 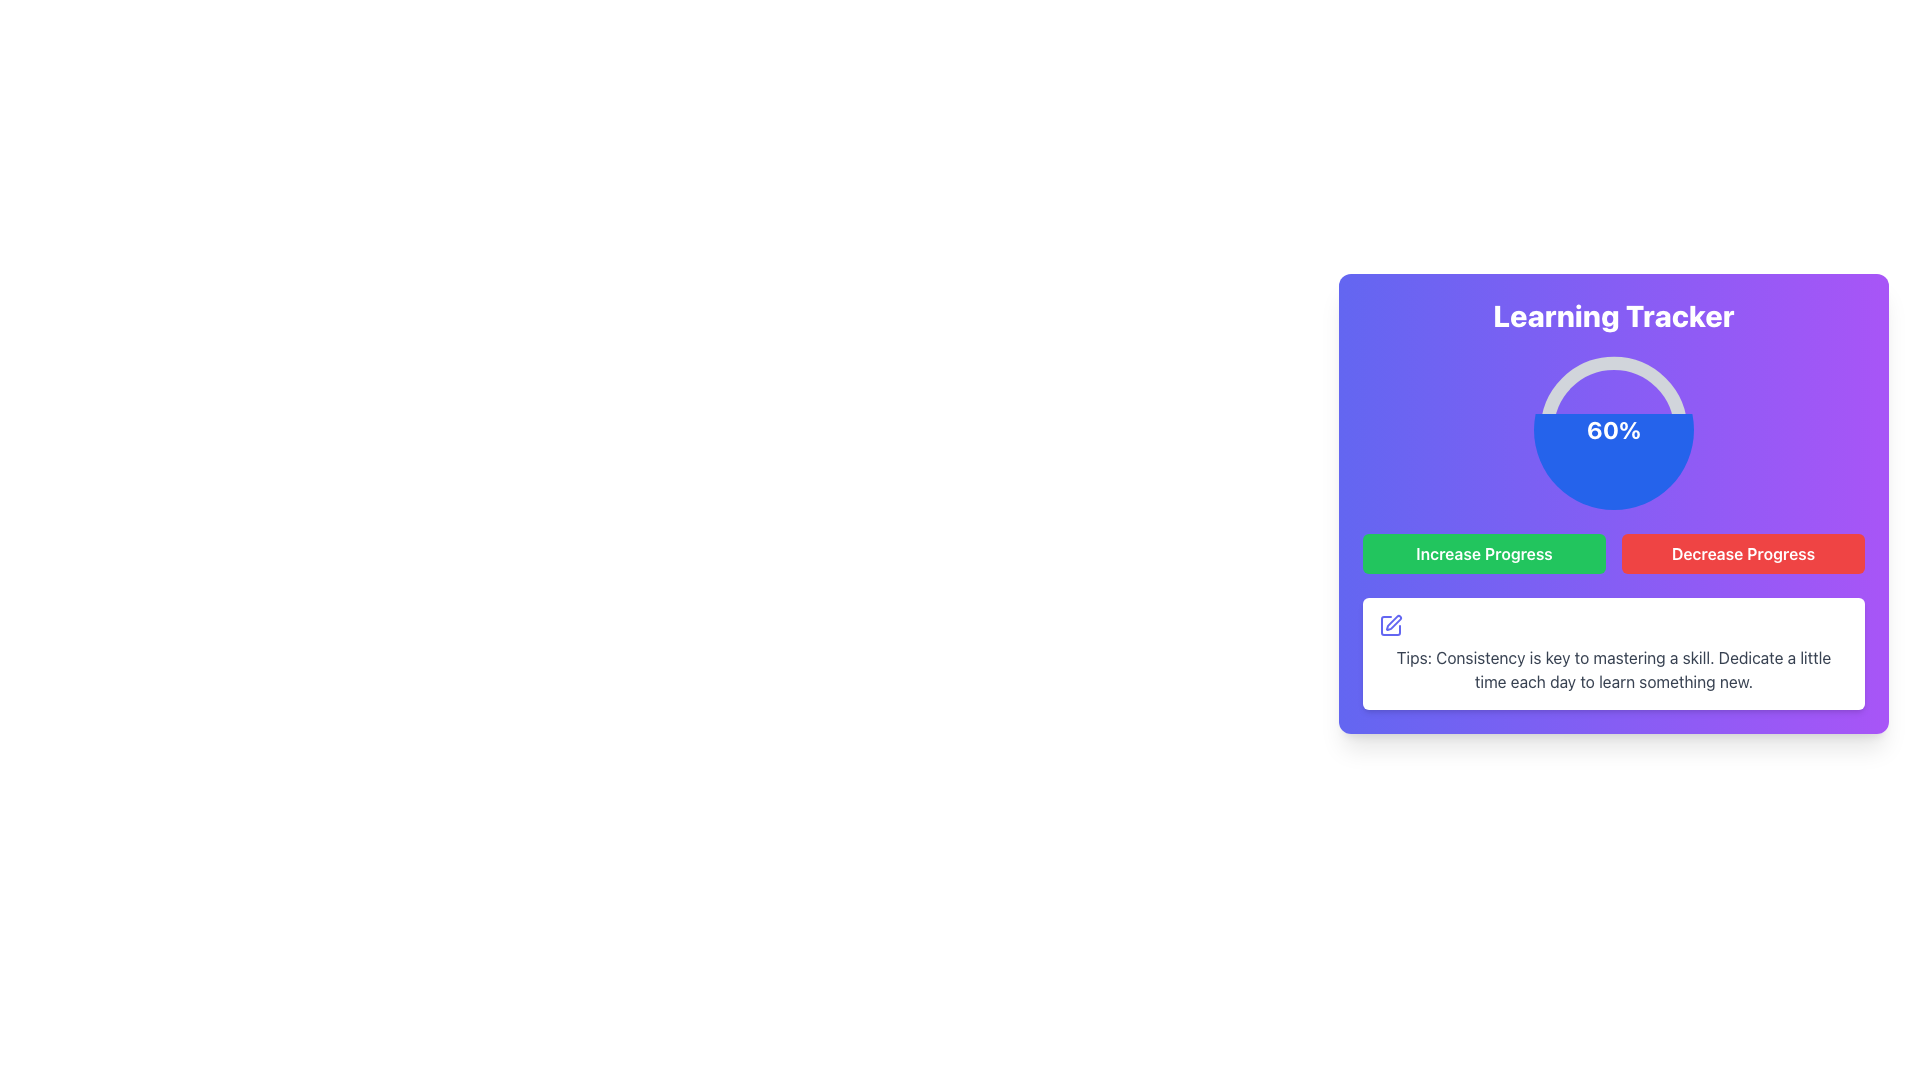 What do you see at coordinates (1390, 624) in the screenshot?
I see `the editing icon located at the leftmost side of the text box containing tips about consistency in learning to initiate editing` at bounding box center [1390, 624].